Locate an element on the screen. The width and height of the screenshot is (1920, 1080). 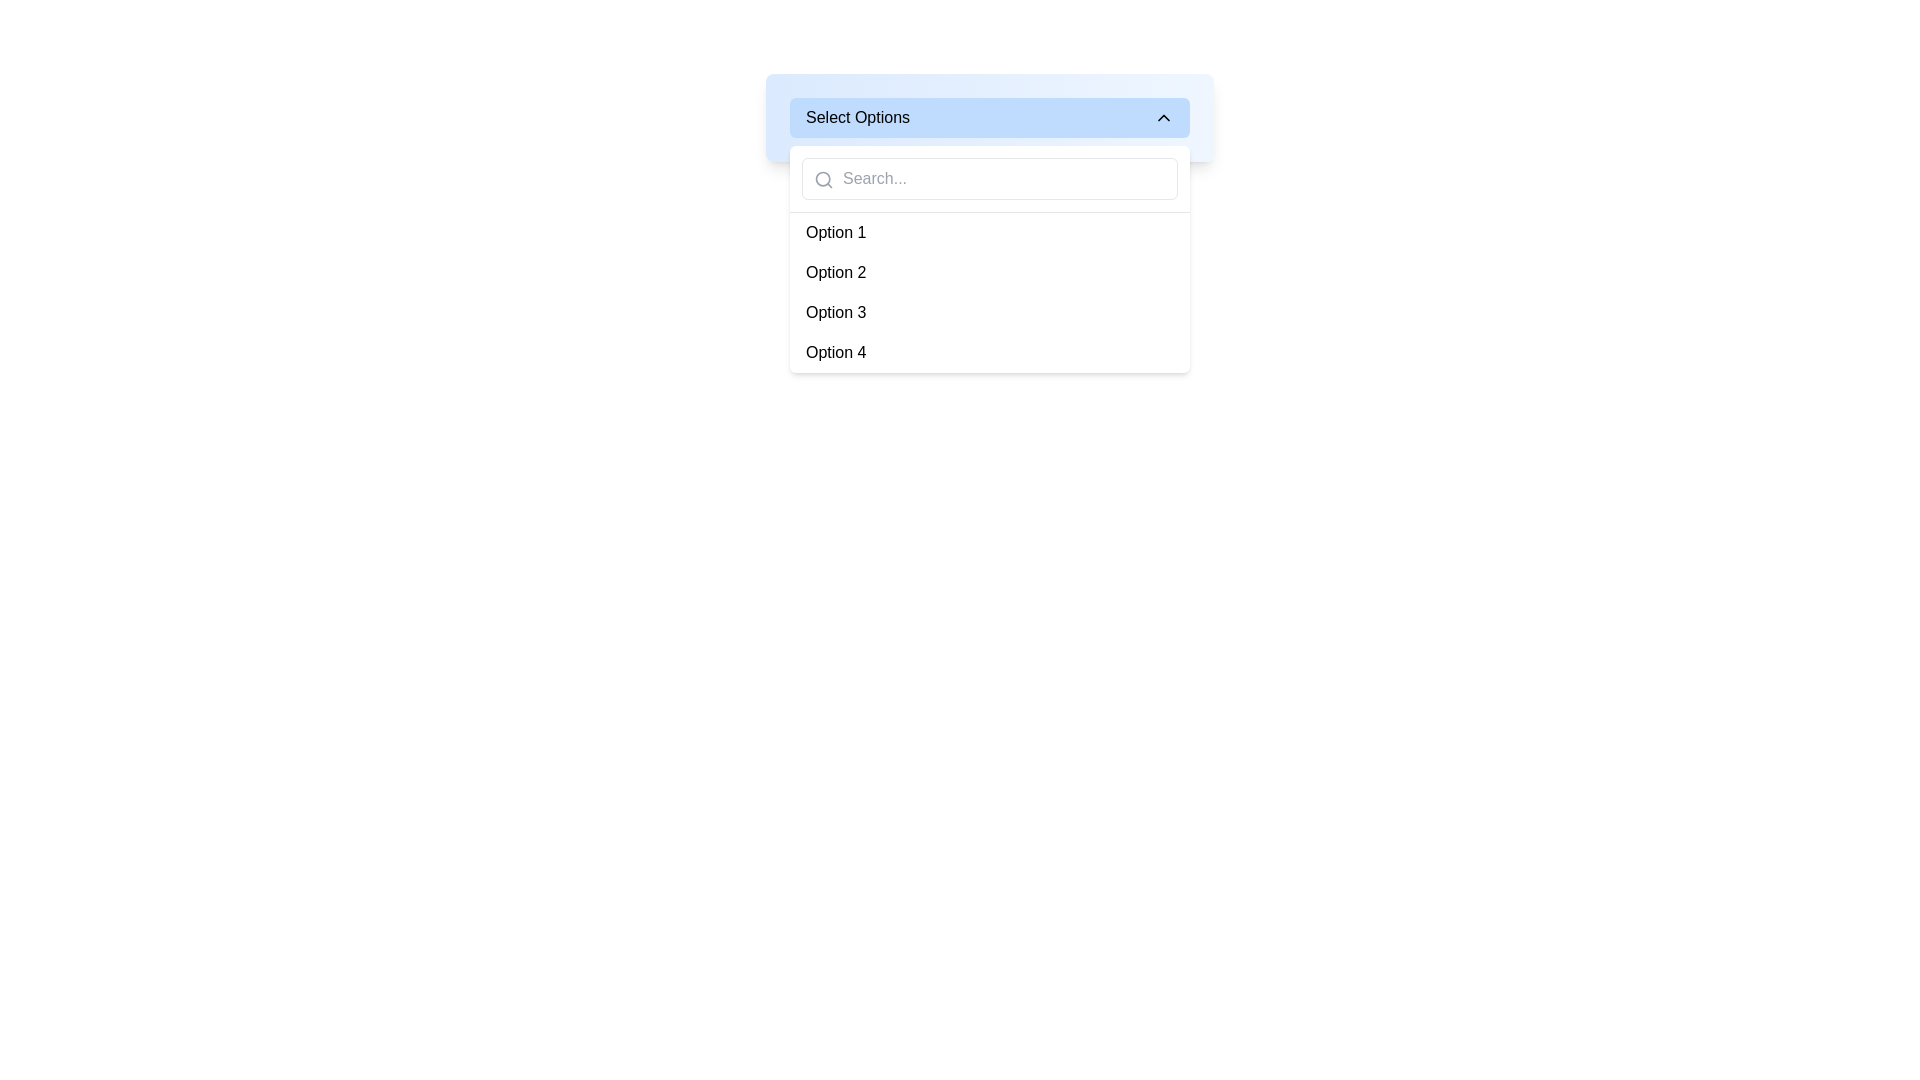
the selectable dropdown item labeled 'Option 2' is located at coordinates (836, 273).